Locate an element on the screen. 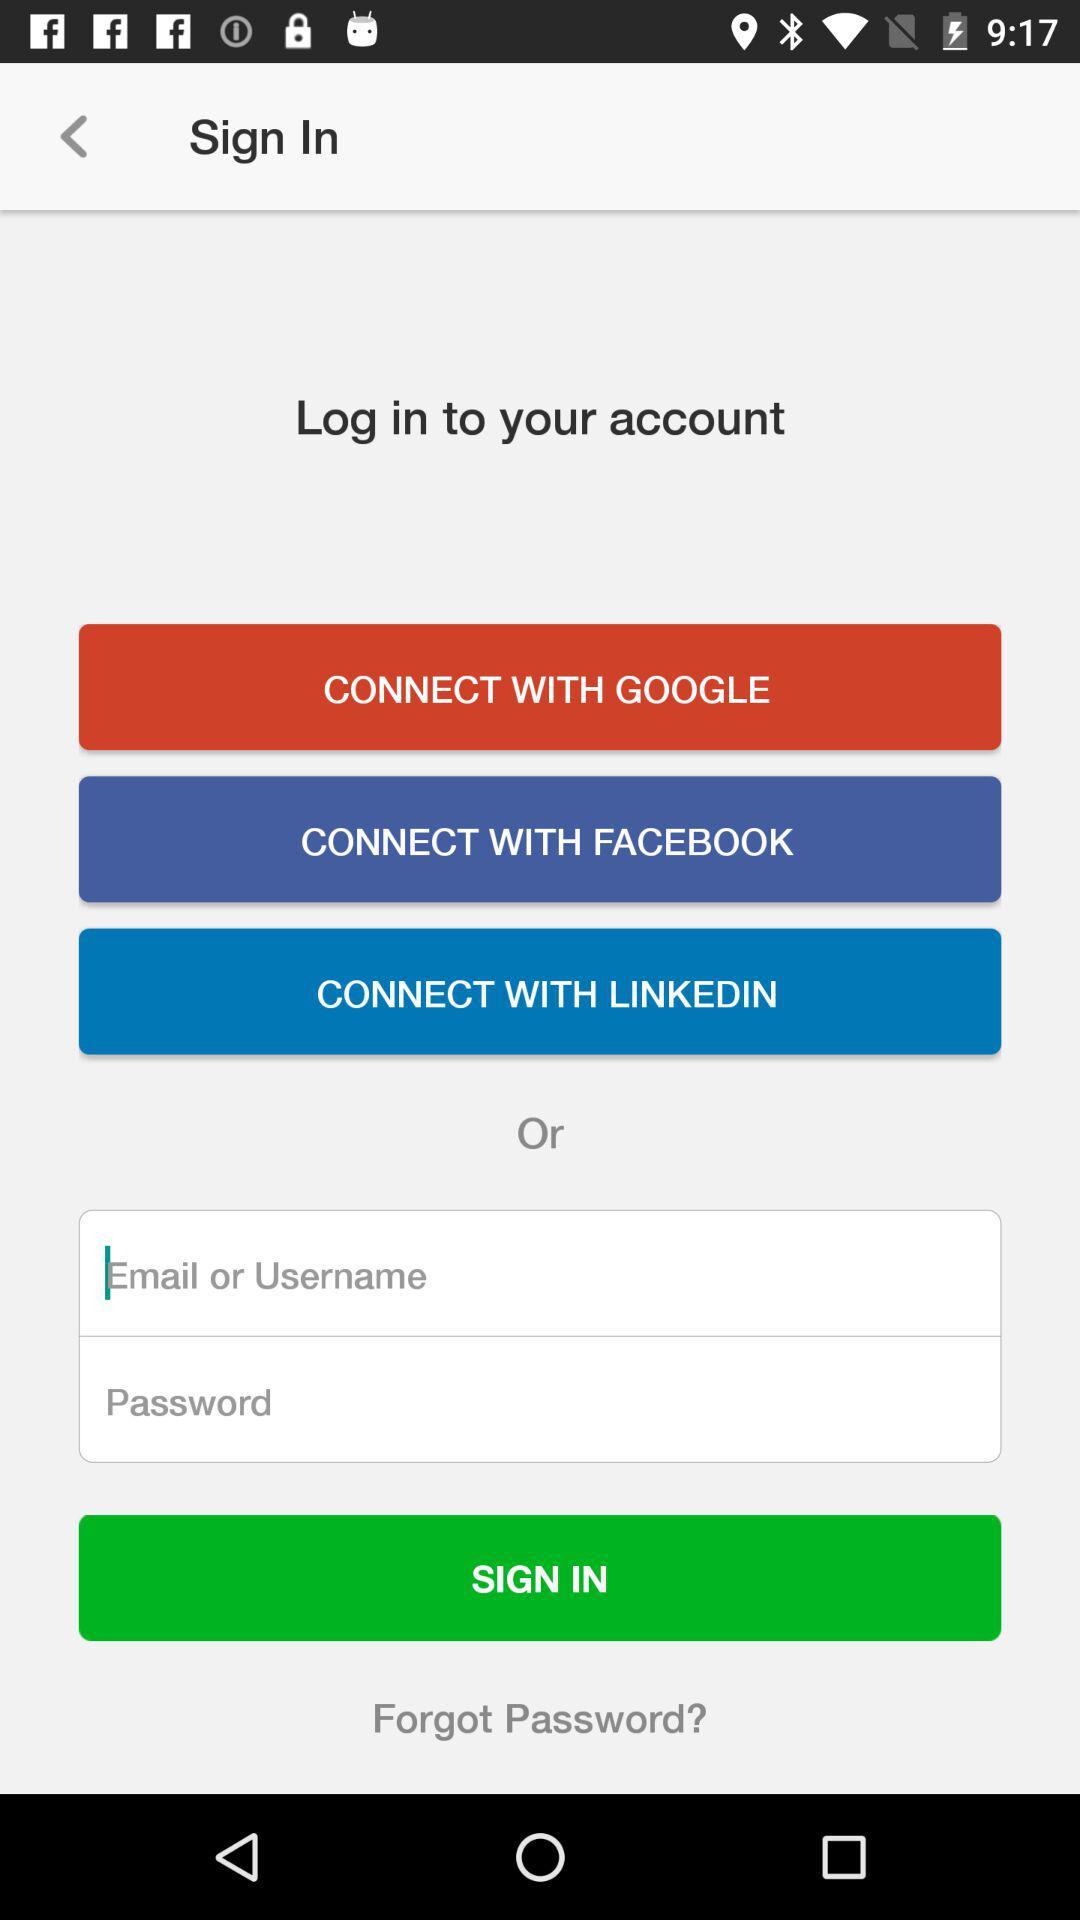  the icon above the sign in icon is located at coordinates (540, 1398).